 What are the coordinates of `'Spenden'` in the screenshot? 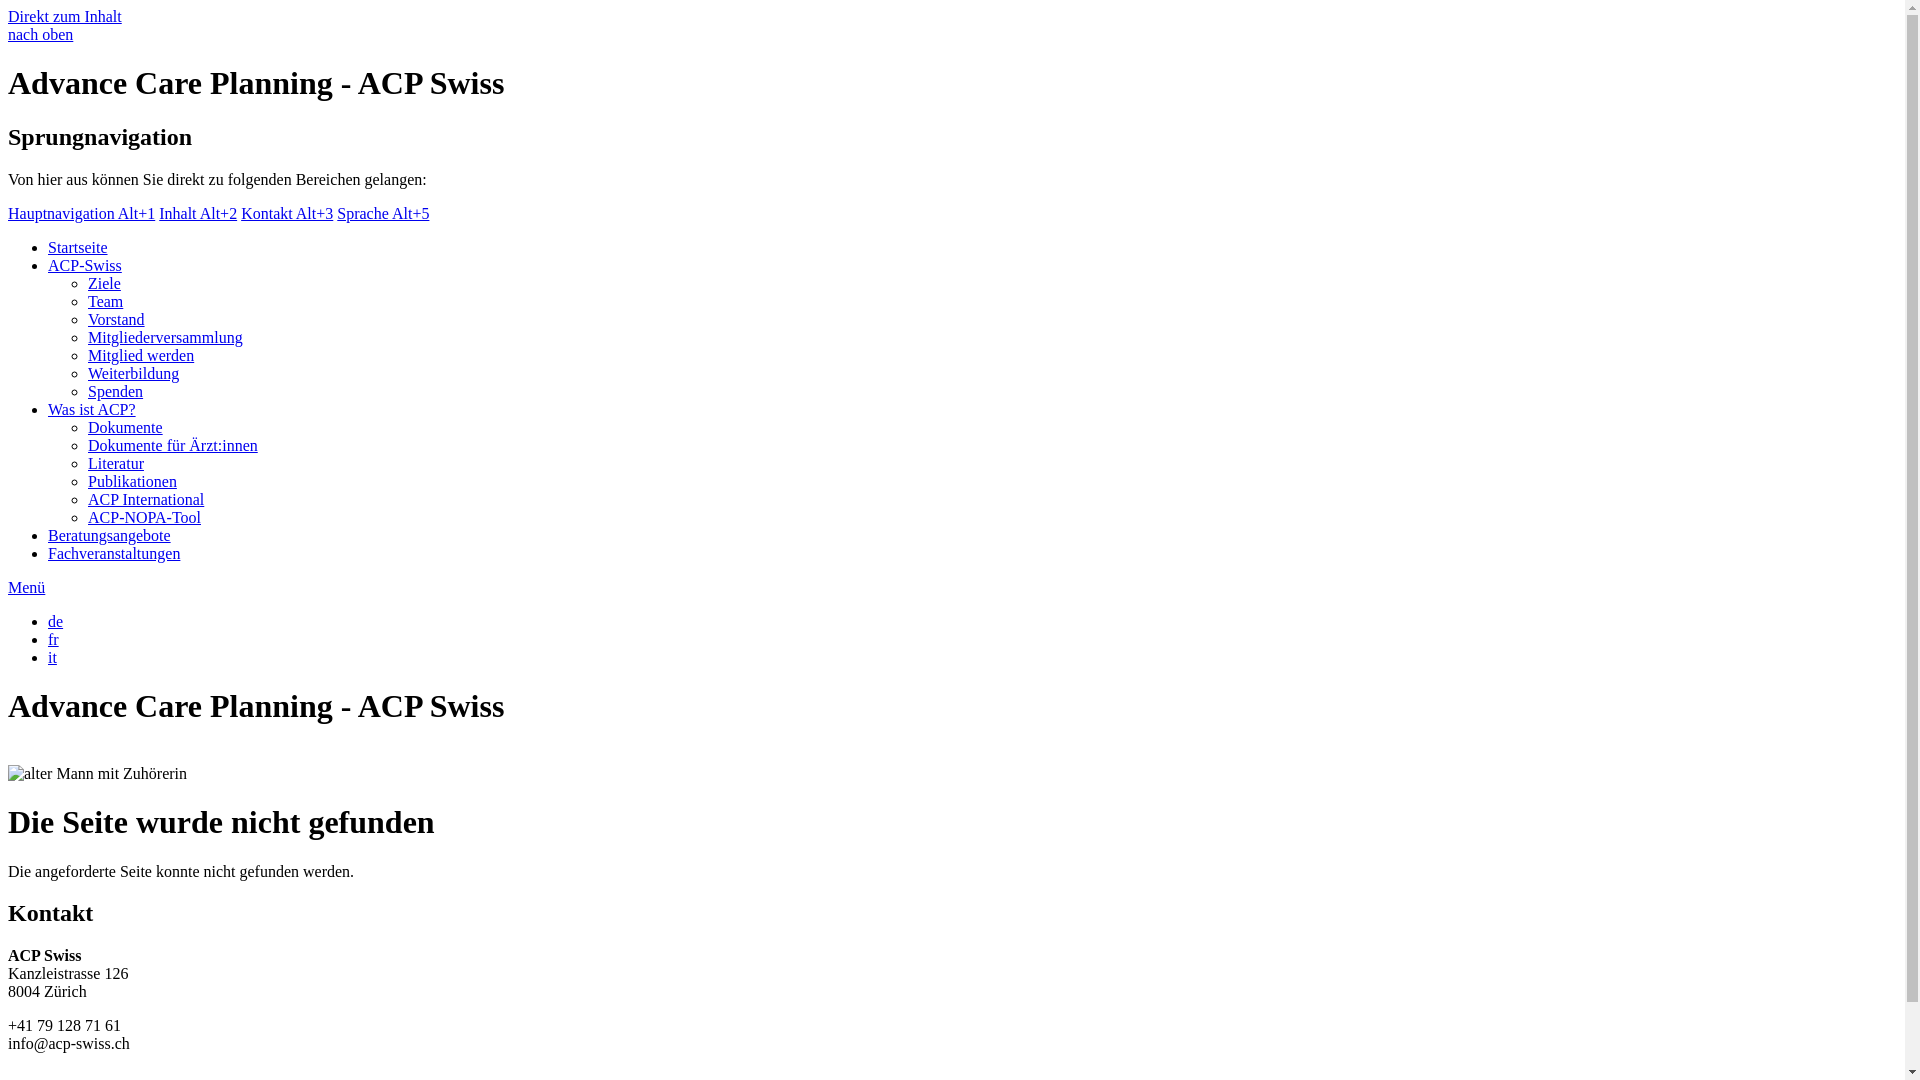 It's located at (86, 391).